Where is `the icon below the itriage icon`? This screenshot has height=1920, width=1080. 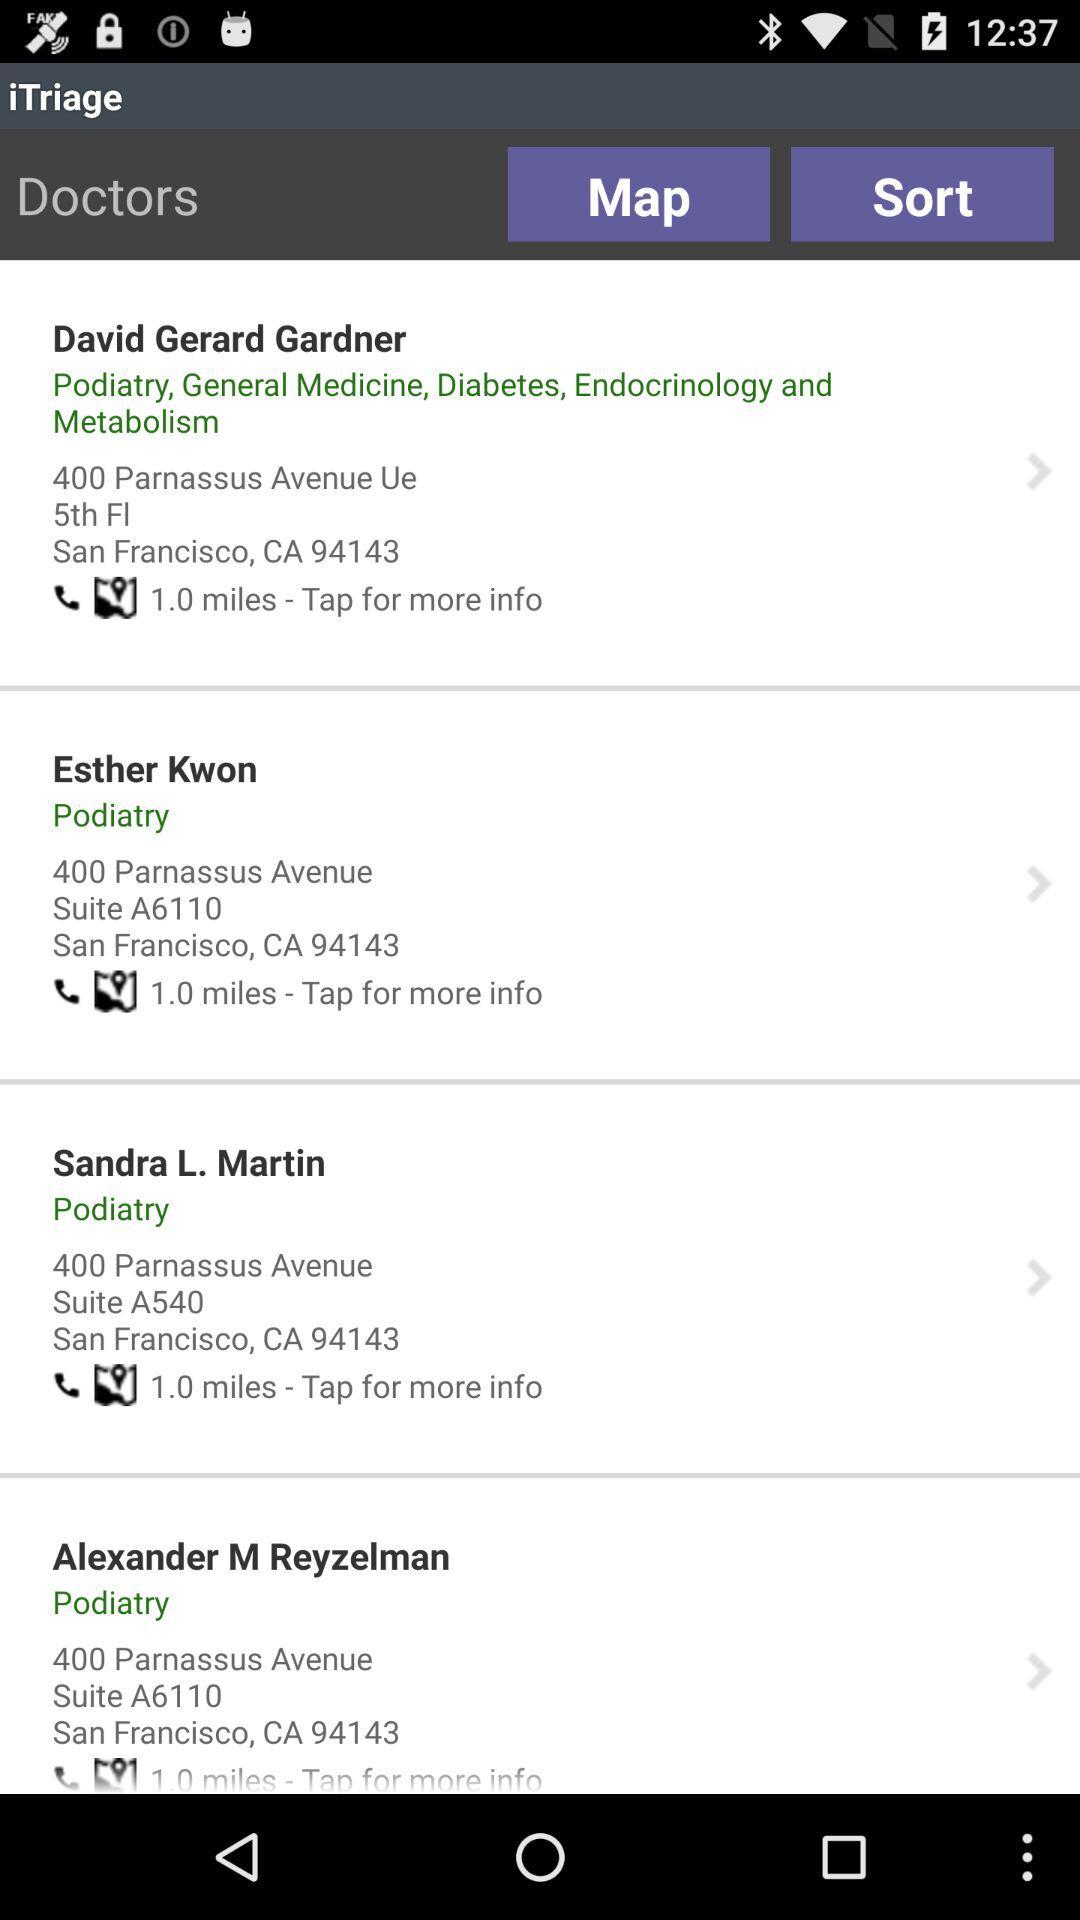 the icon below the itriage icon is located at coordinates (922, 194).